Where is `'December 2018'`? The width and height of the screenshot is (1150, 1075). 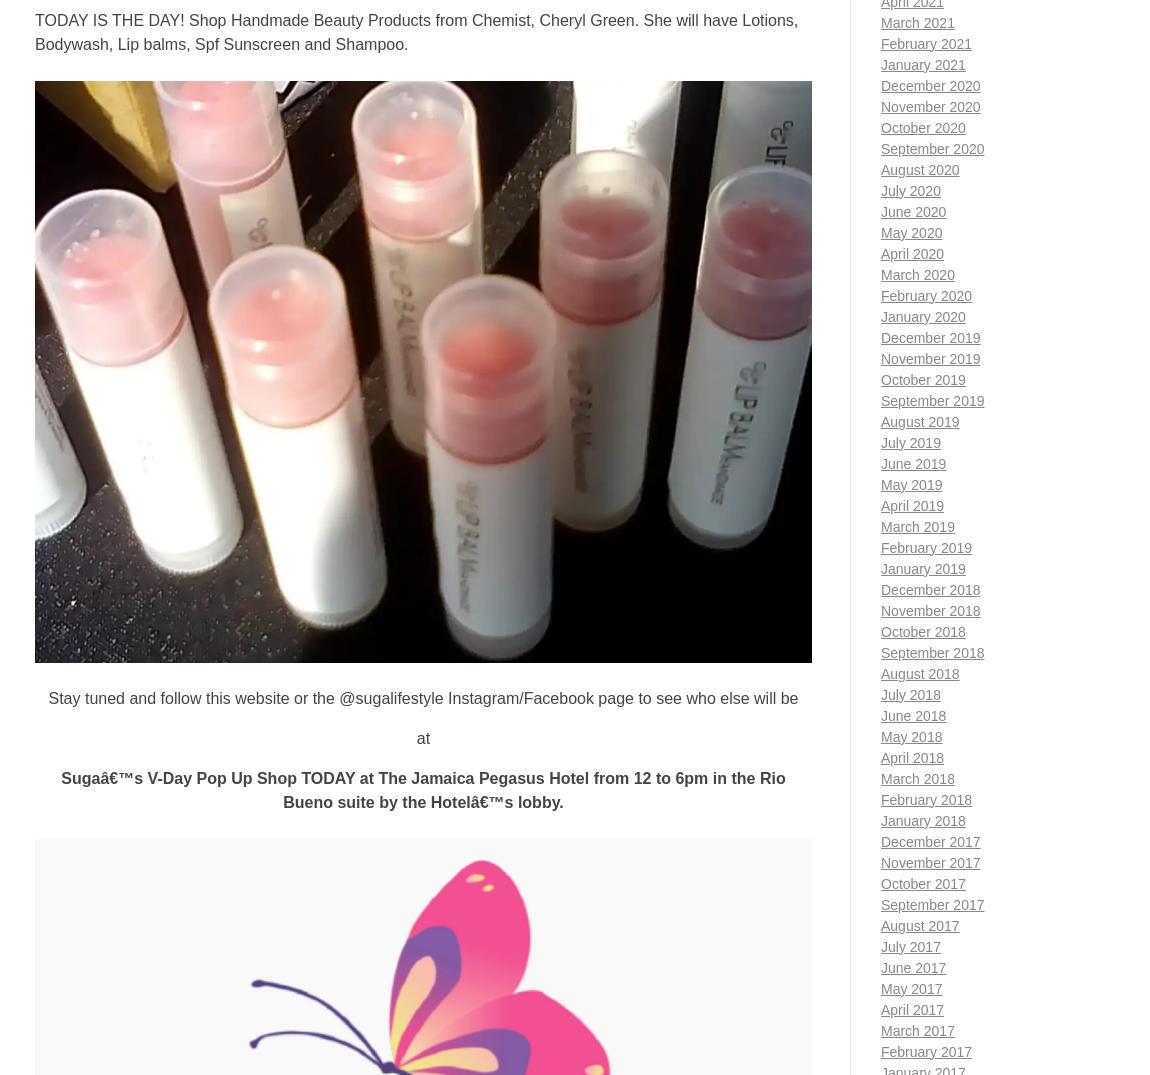 'December 2018' is located at coordinates (930, 587).